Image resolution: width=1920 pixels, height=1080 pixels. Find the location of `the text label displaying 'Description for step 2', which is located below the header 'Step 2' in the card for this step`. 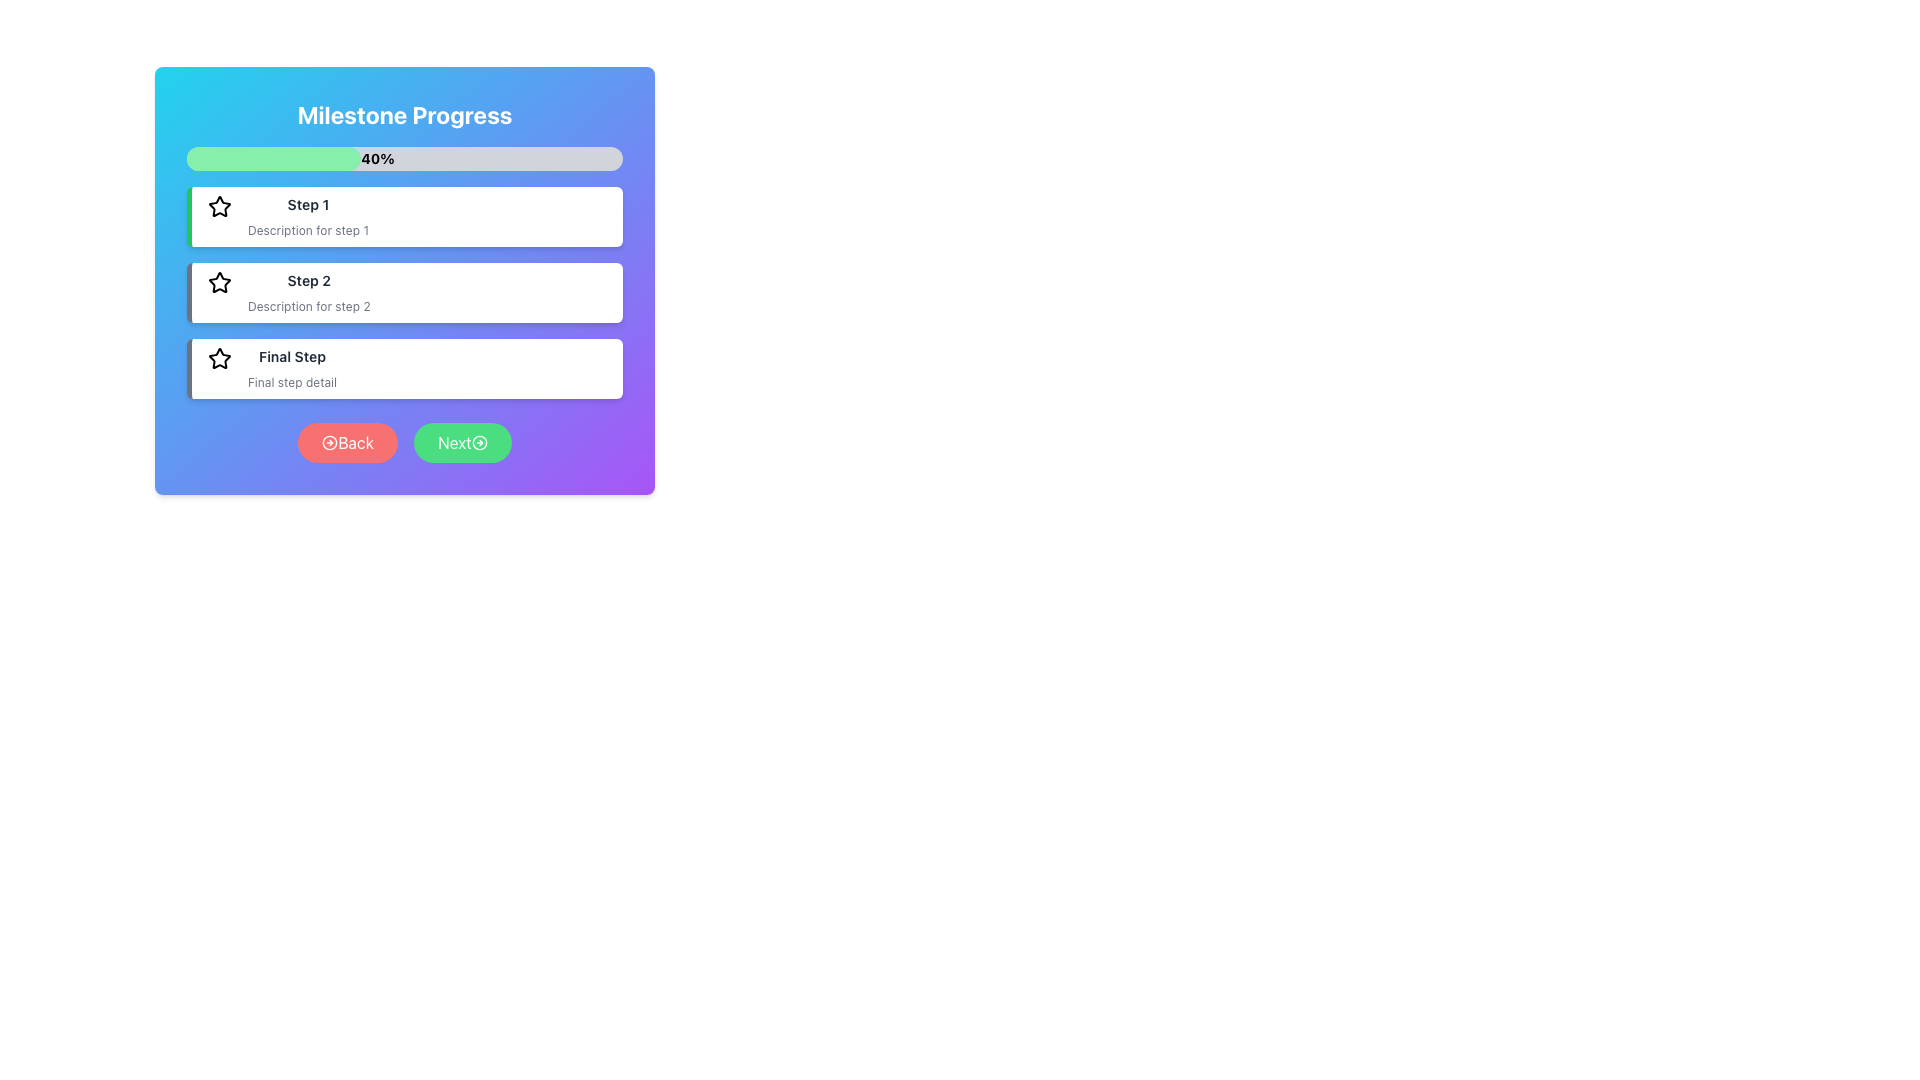

the text label displaying 'Description for step 2', which is located below the header 'Step 2' in the card for this step is located at coordinates (308, 307).